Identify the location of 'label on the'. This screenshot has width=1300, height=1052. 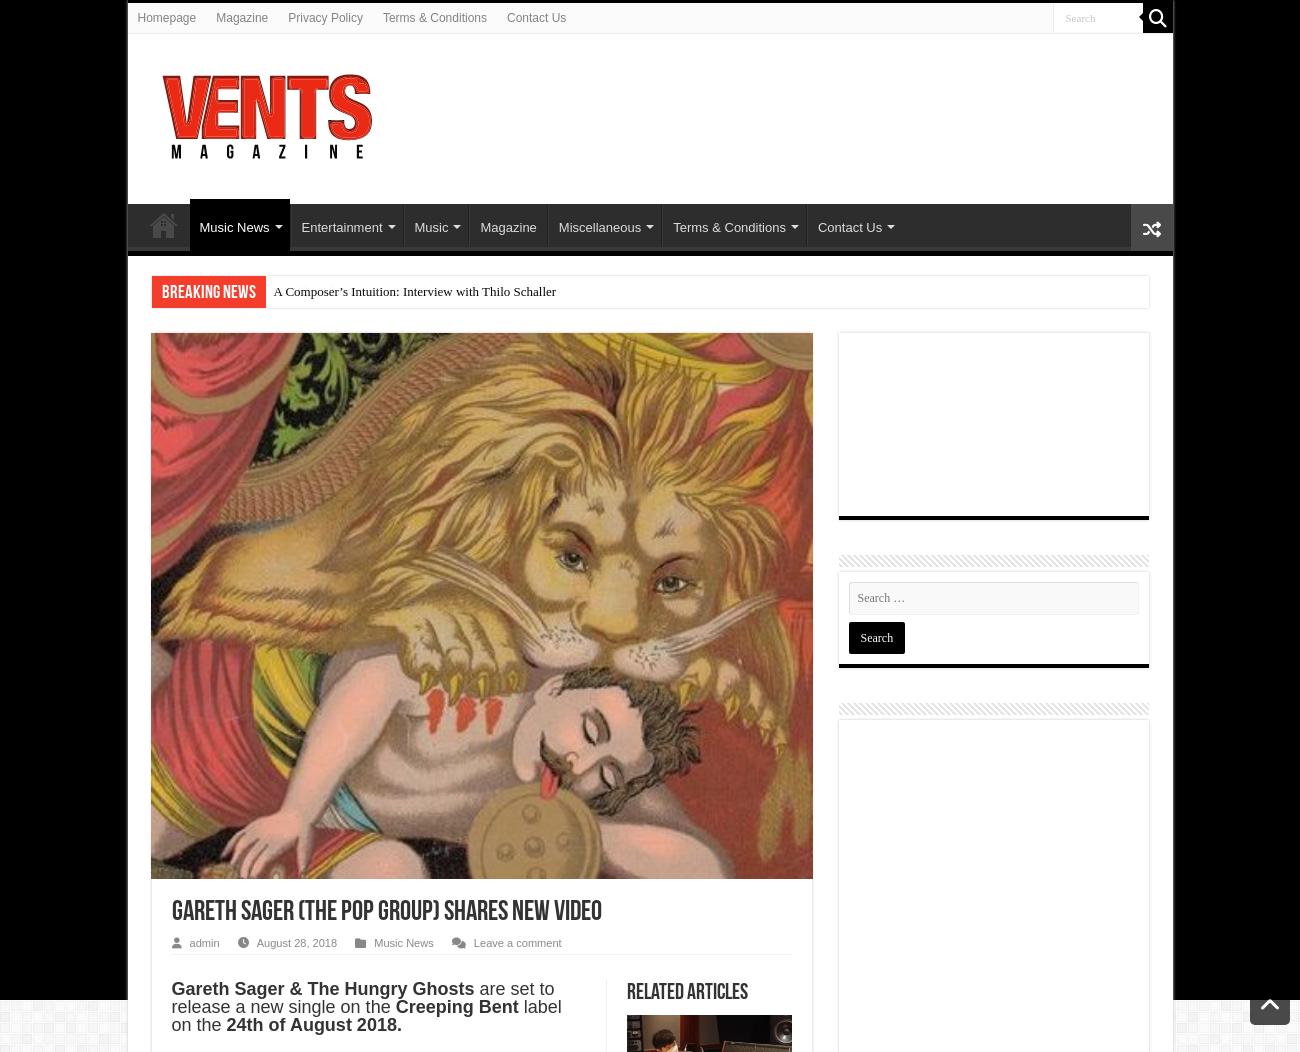
(364, 1015).